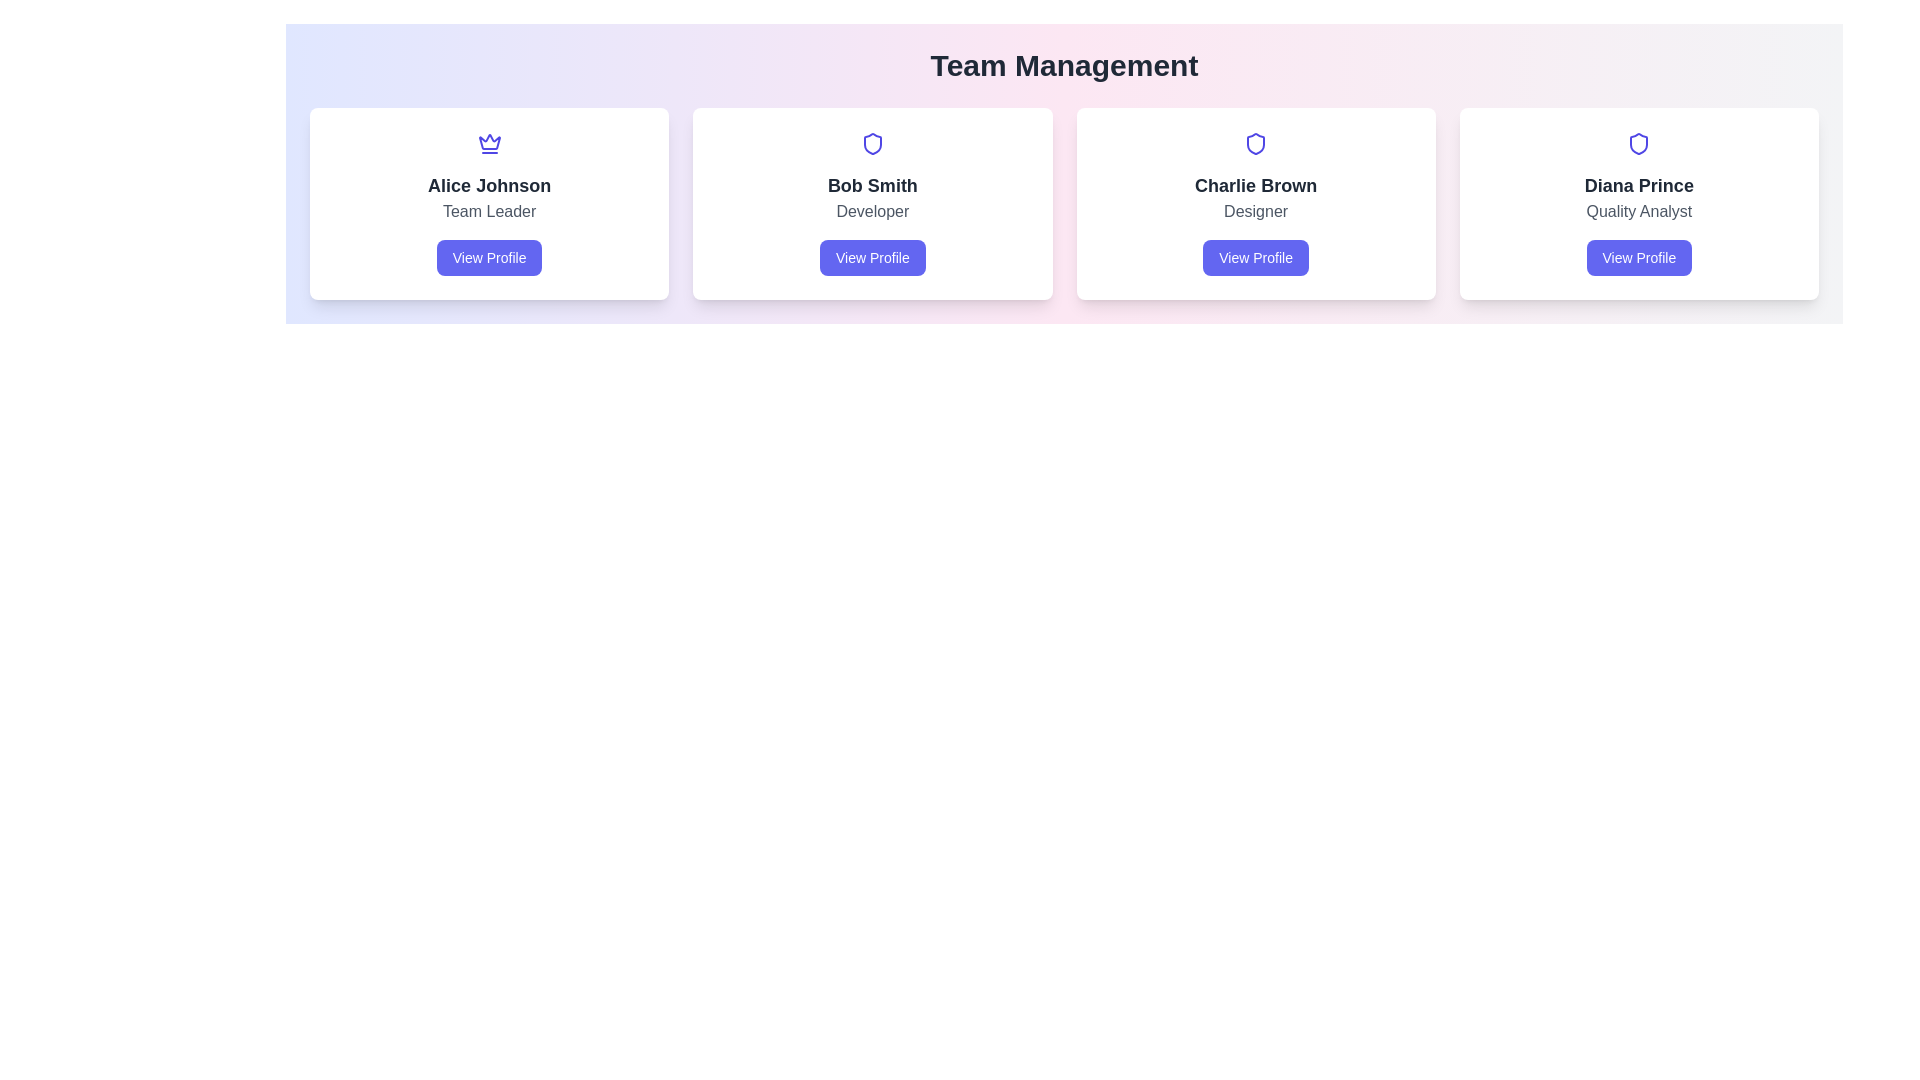 This screenshot has height=1080, width=1920. I want to click on the text label displaying the role title 'Designer' in gray font, located within the card for 'Charlie Brown', positioned between the name label and the 'View Profile' button, so click(1255, 212).